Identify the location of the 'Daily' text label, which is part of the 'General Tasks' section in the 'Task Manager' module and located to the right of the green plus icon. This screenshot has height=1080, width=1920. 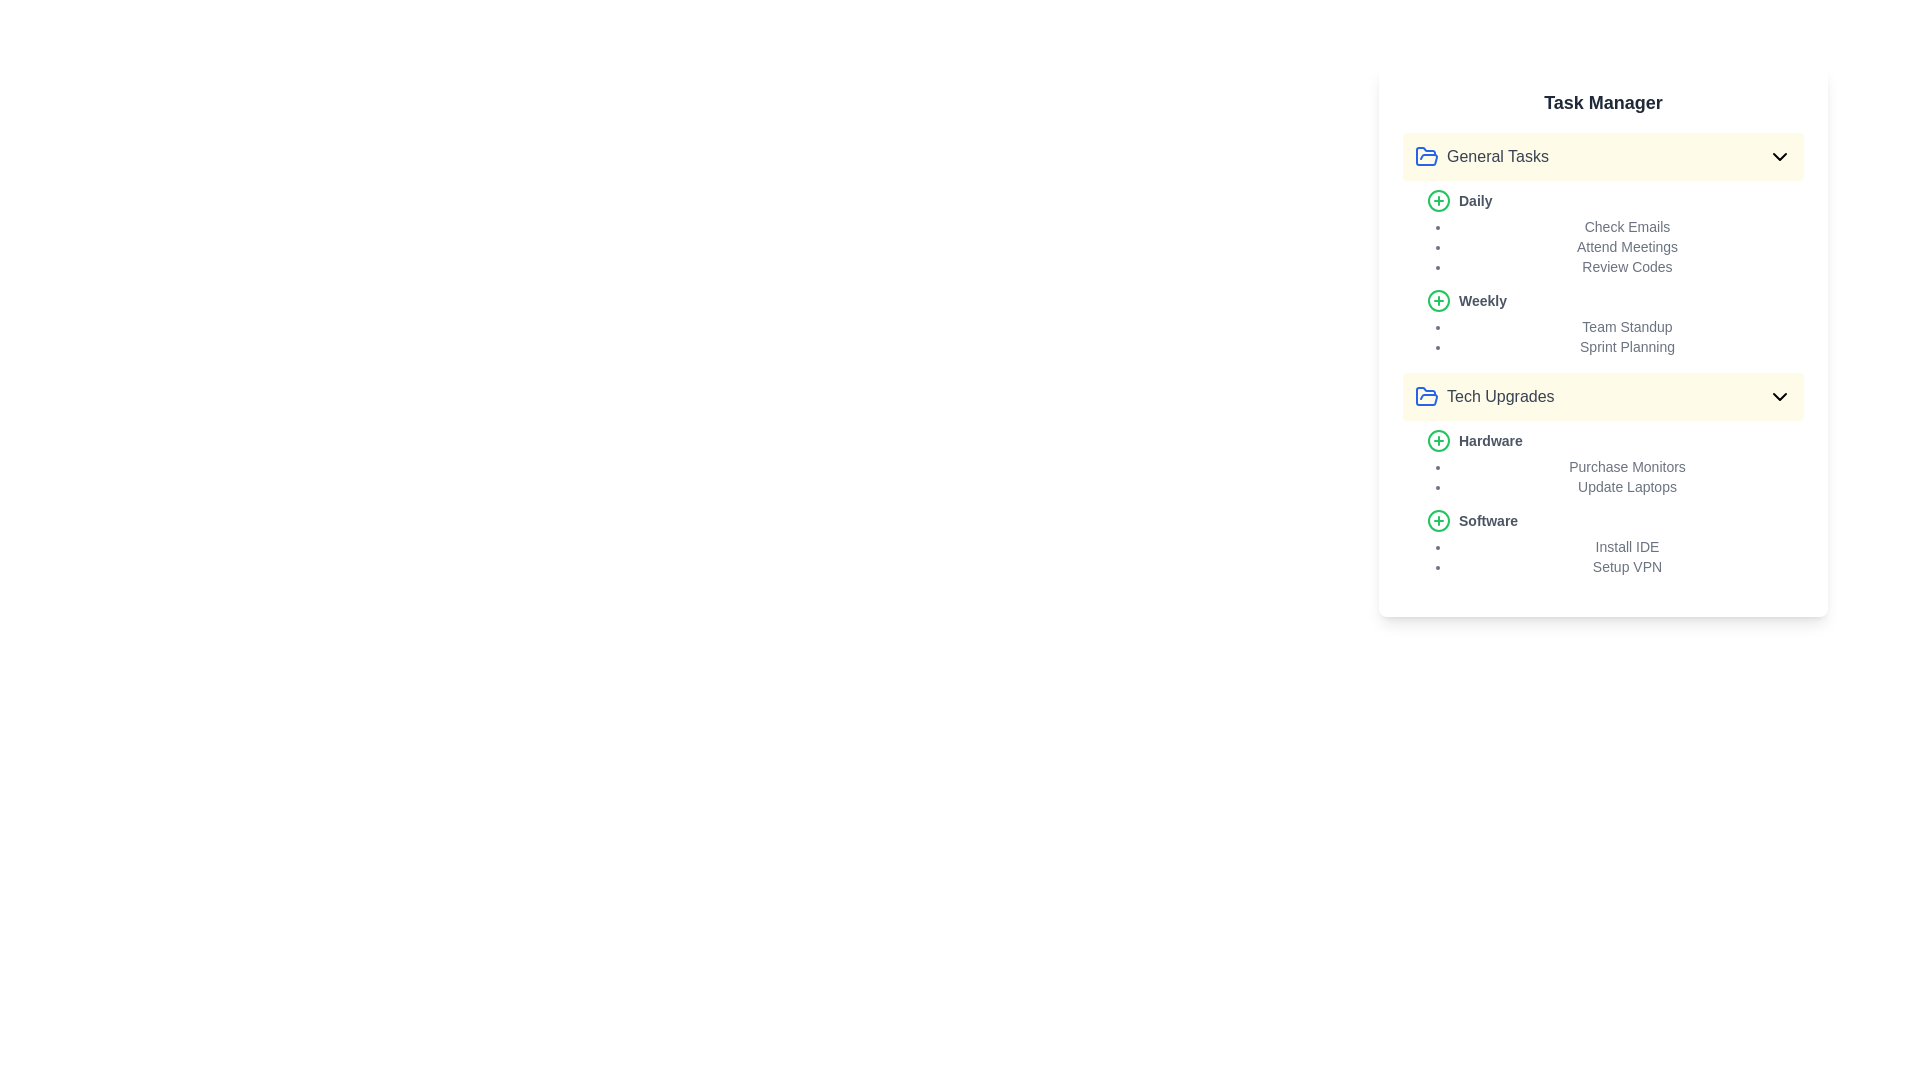
(1475, 200).